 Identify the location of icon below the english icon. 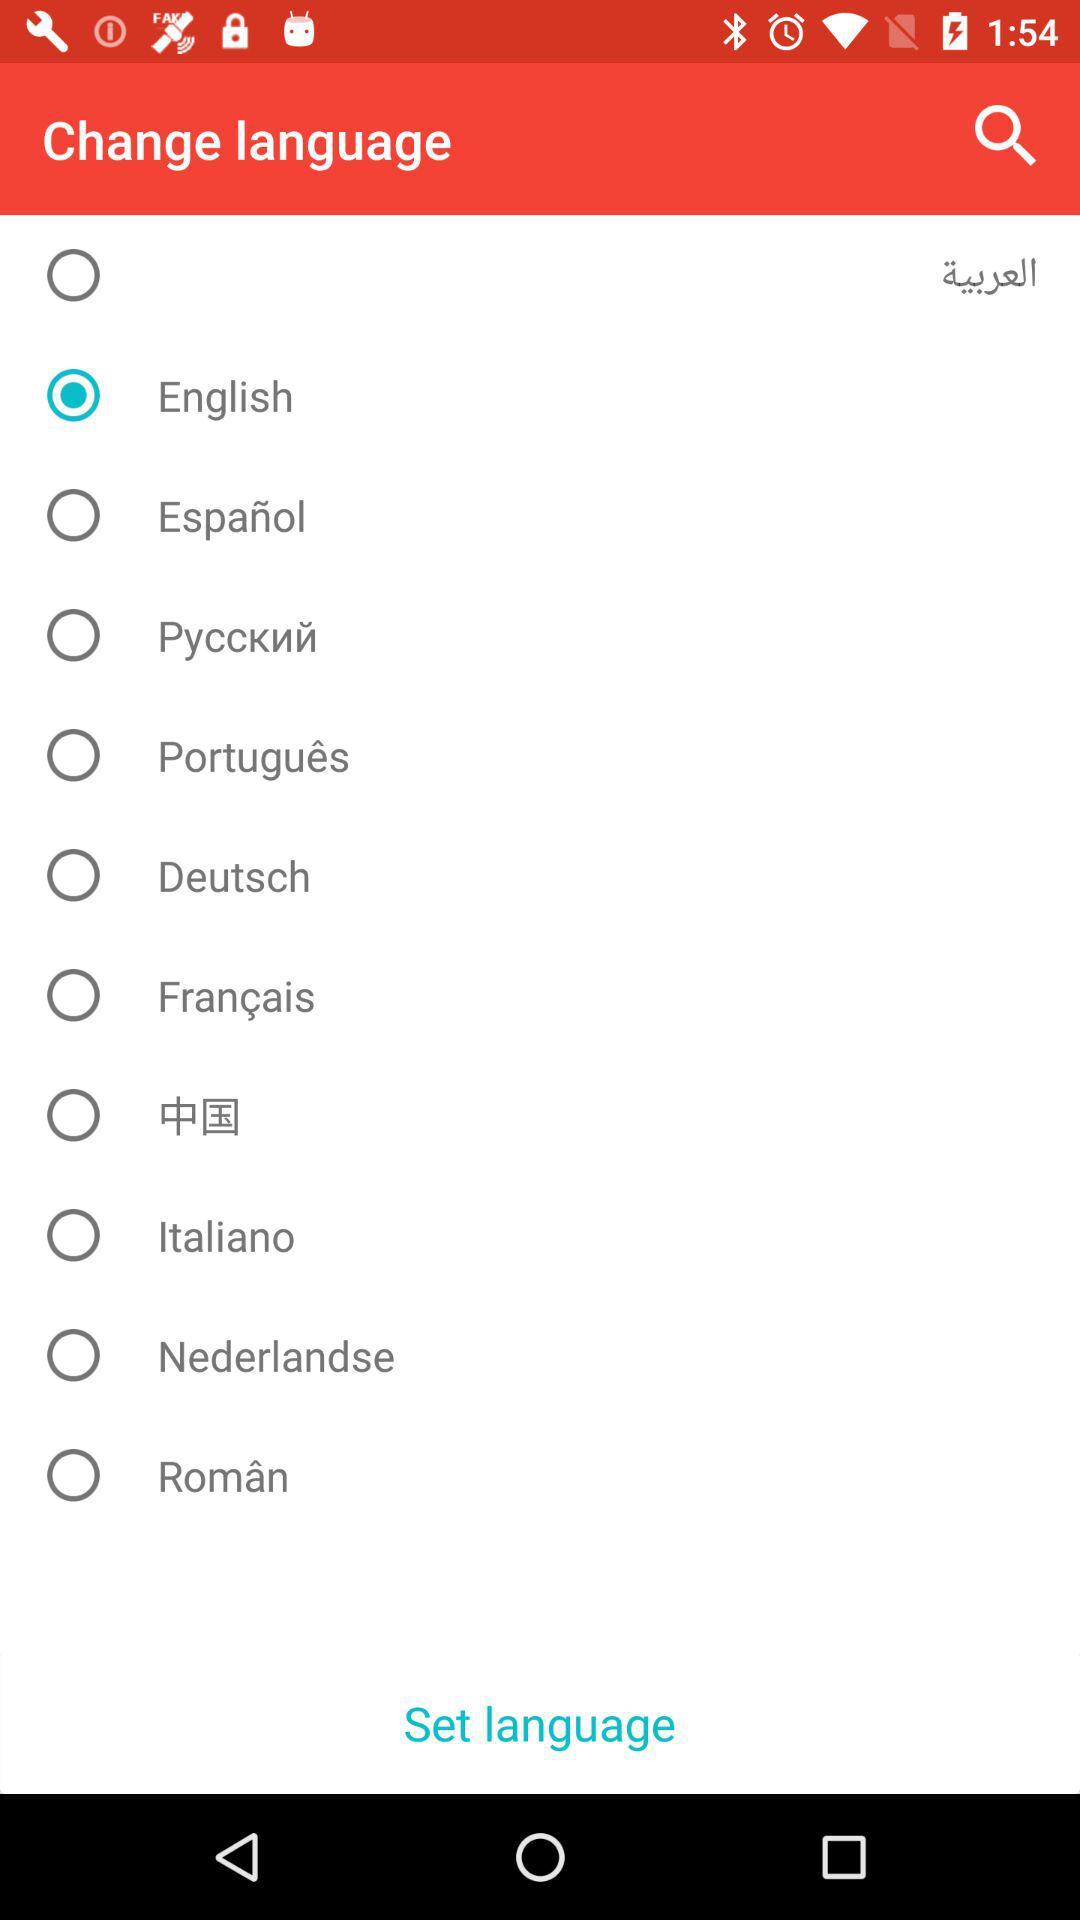
(555, 515).